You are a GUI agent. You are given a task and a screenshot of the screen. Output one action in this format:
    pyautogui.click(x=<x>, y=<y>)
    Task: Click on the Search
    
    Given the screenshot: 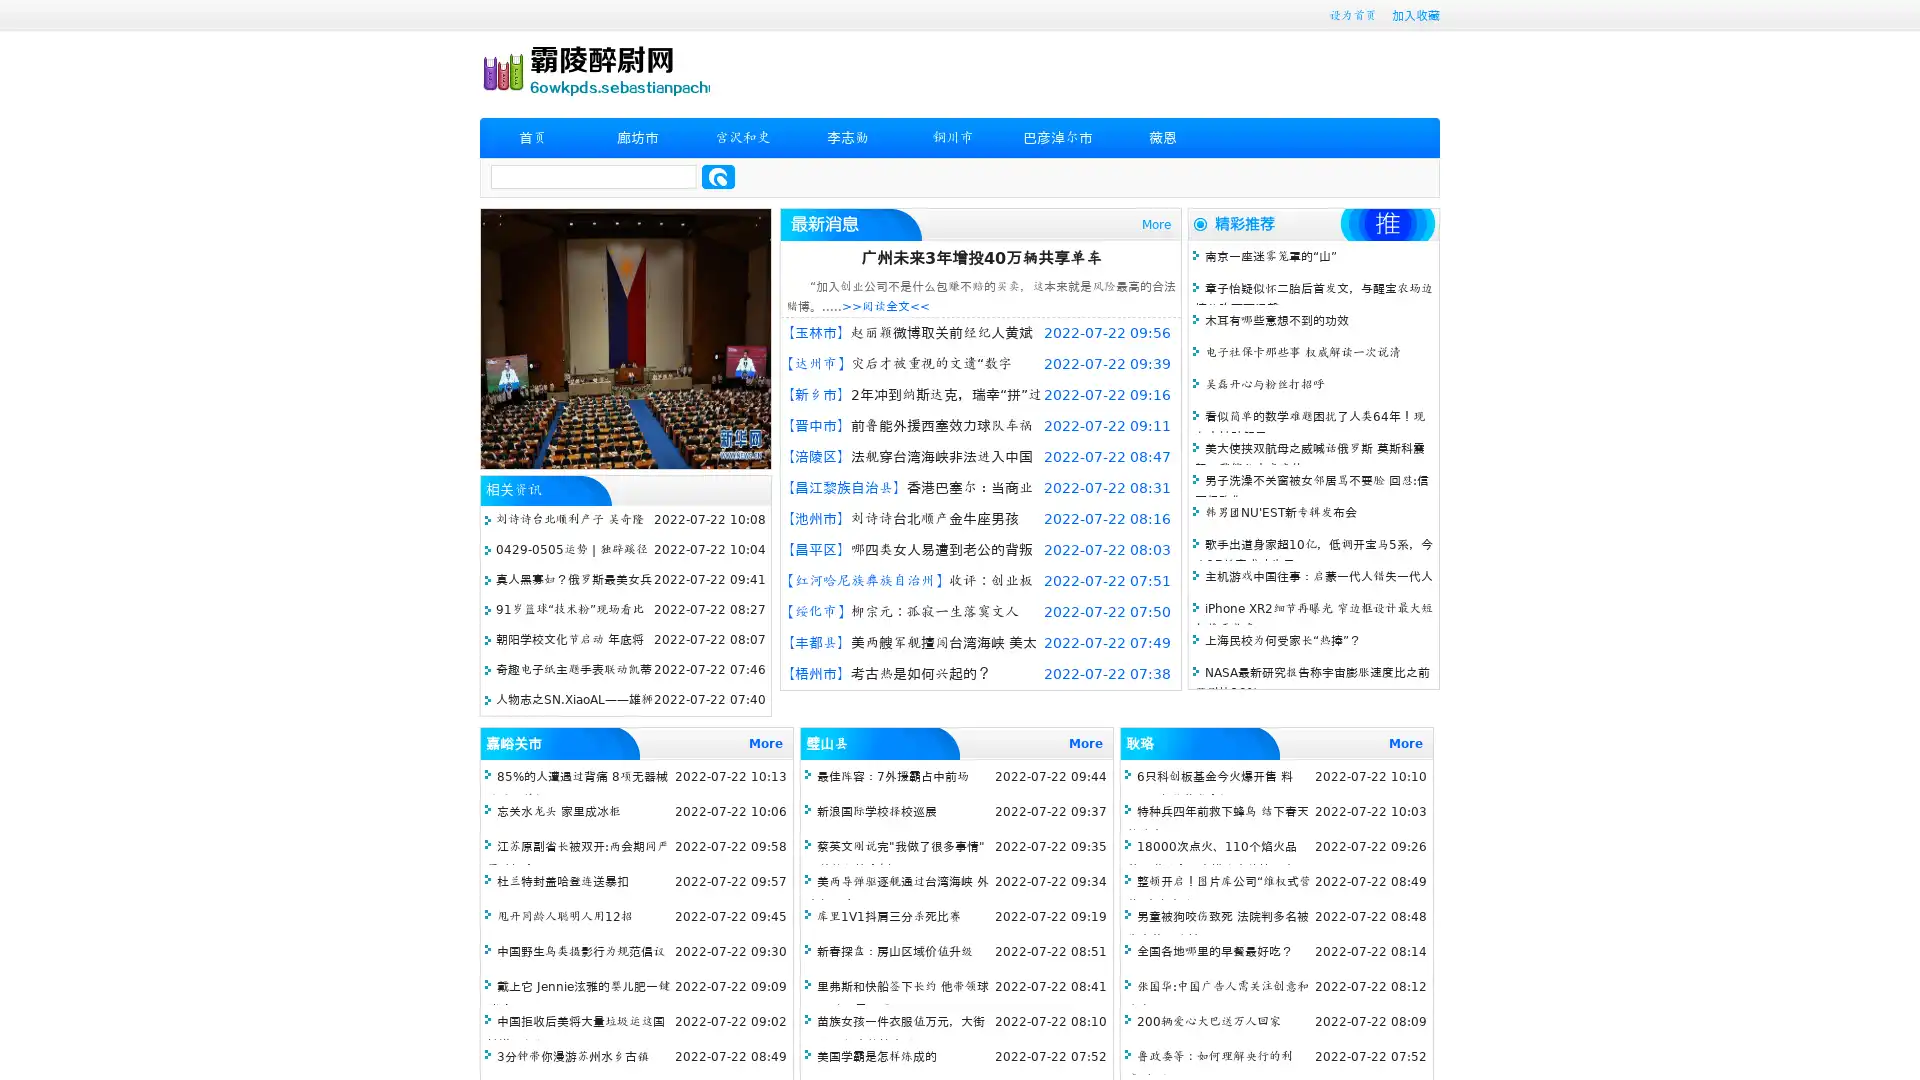 What is the action you would take?
    pyautogui.click(x=718, y=176)
    